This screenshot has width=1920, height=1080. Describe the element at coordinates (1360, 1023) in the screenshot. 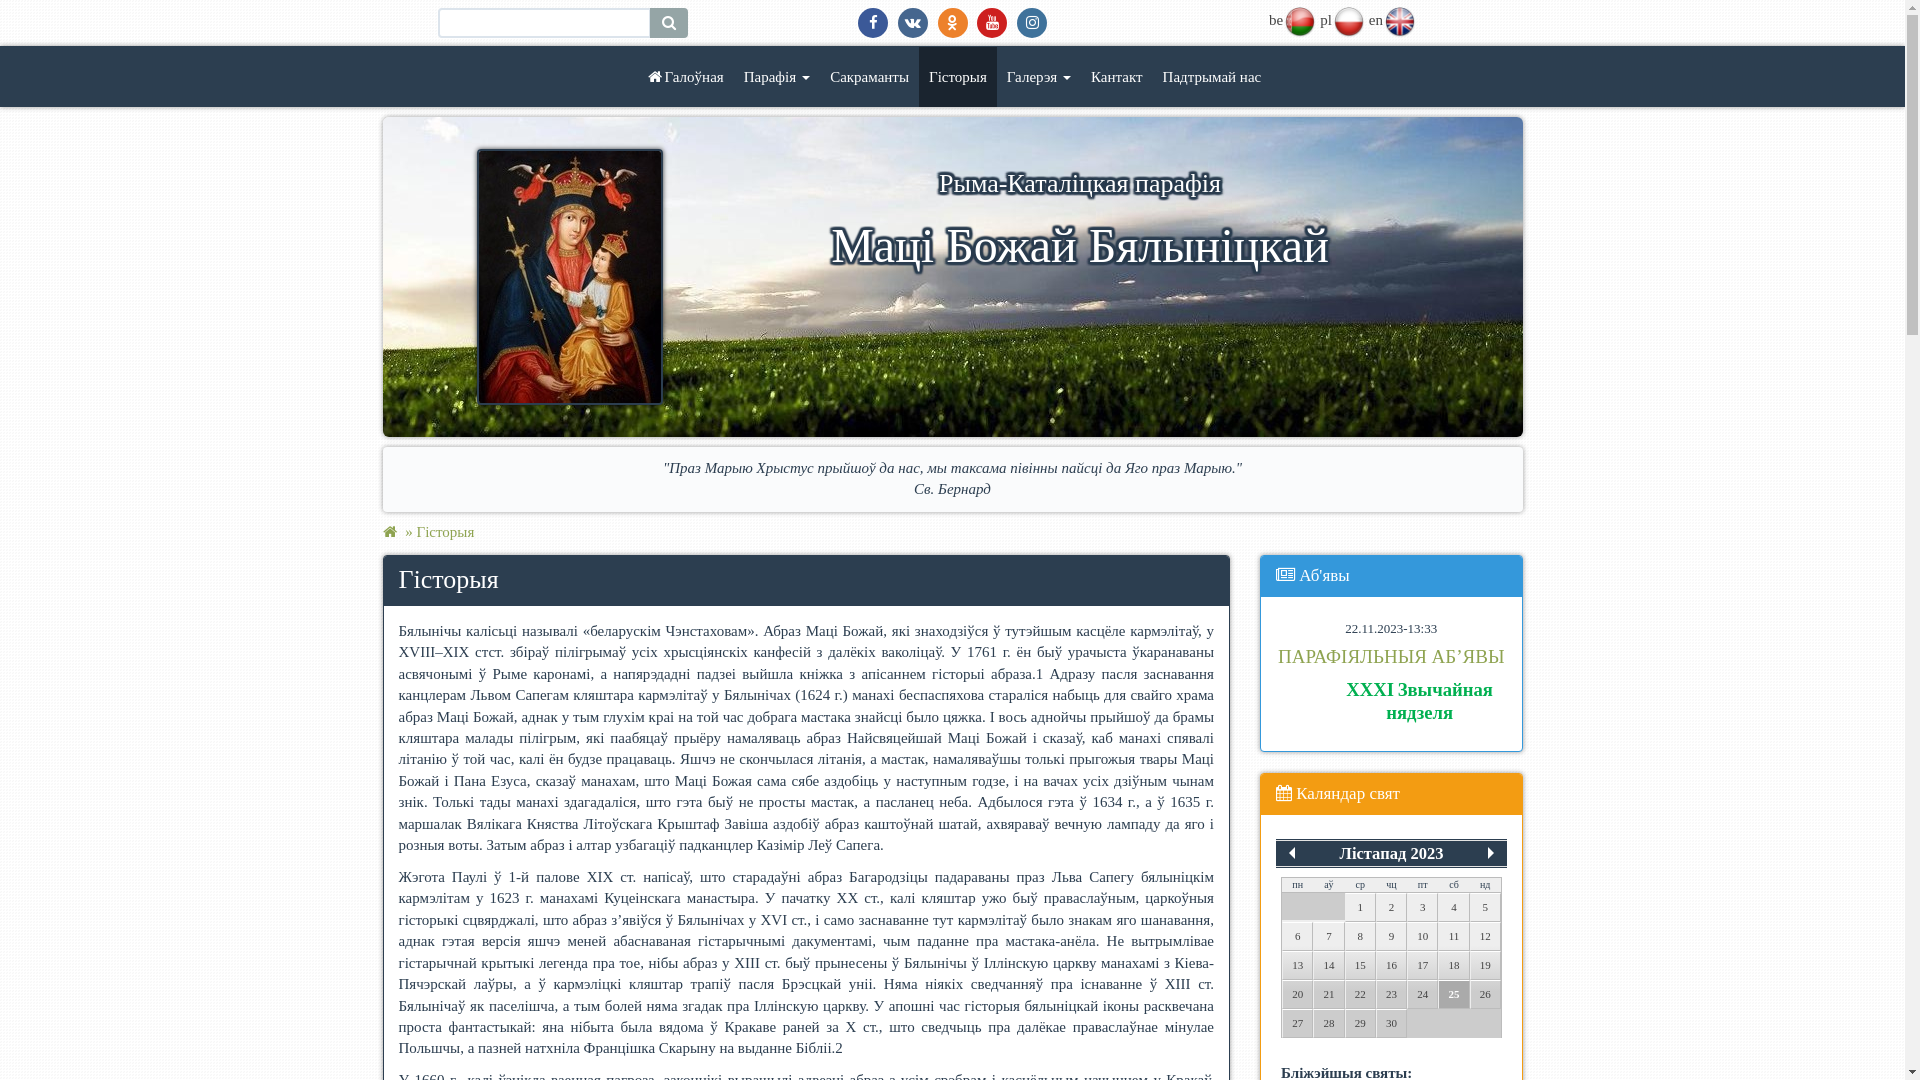

I see `'29'` at that location.